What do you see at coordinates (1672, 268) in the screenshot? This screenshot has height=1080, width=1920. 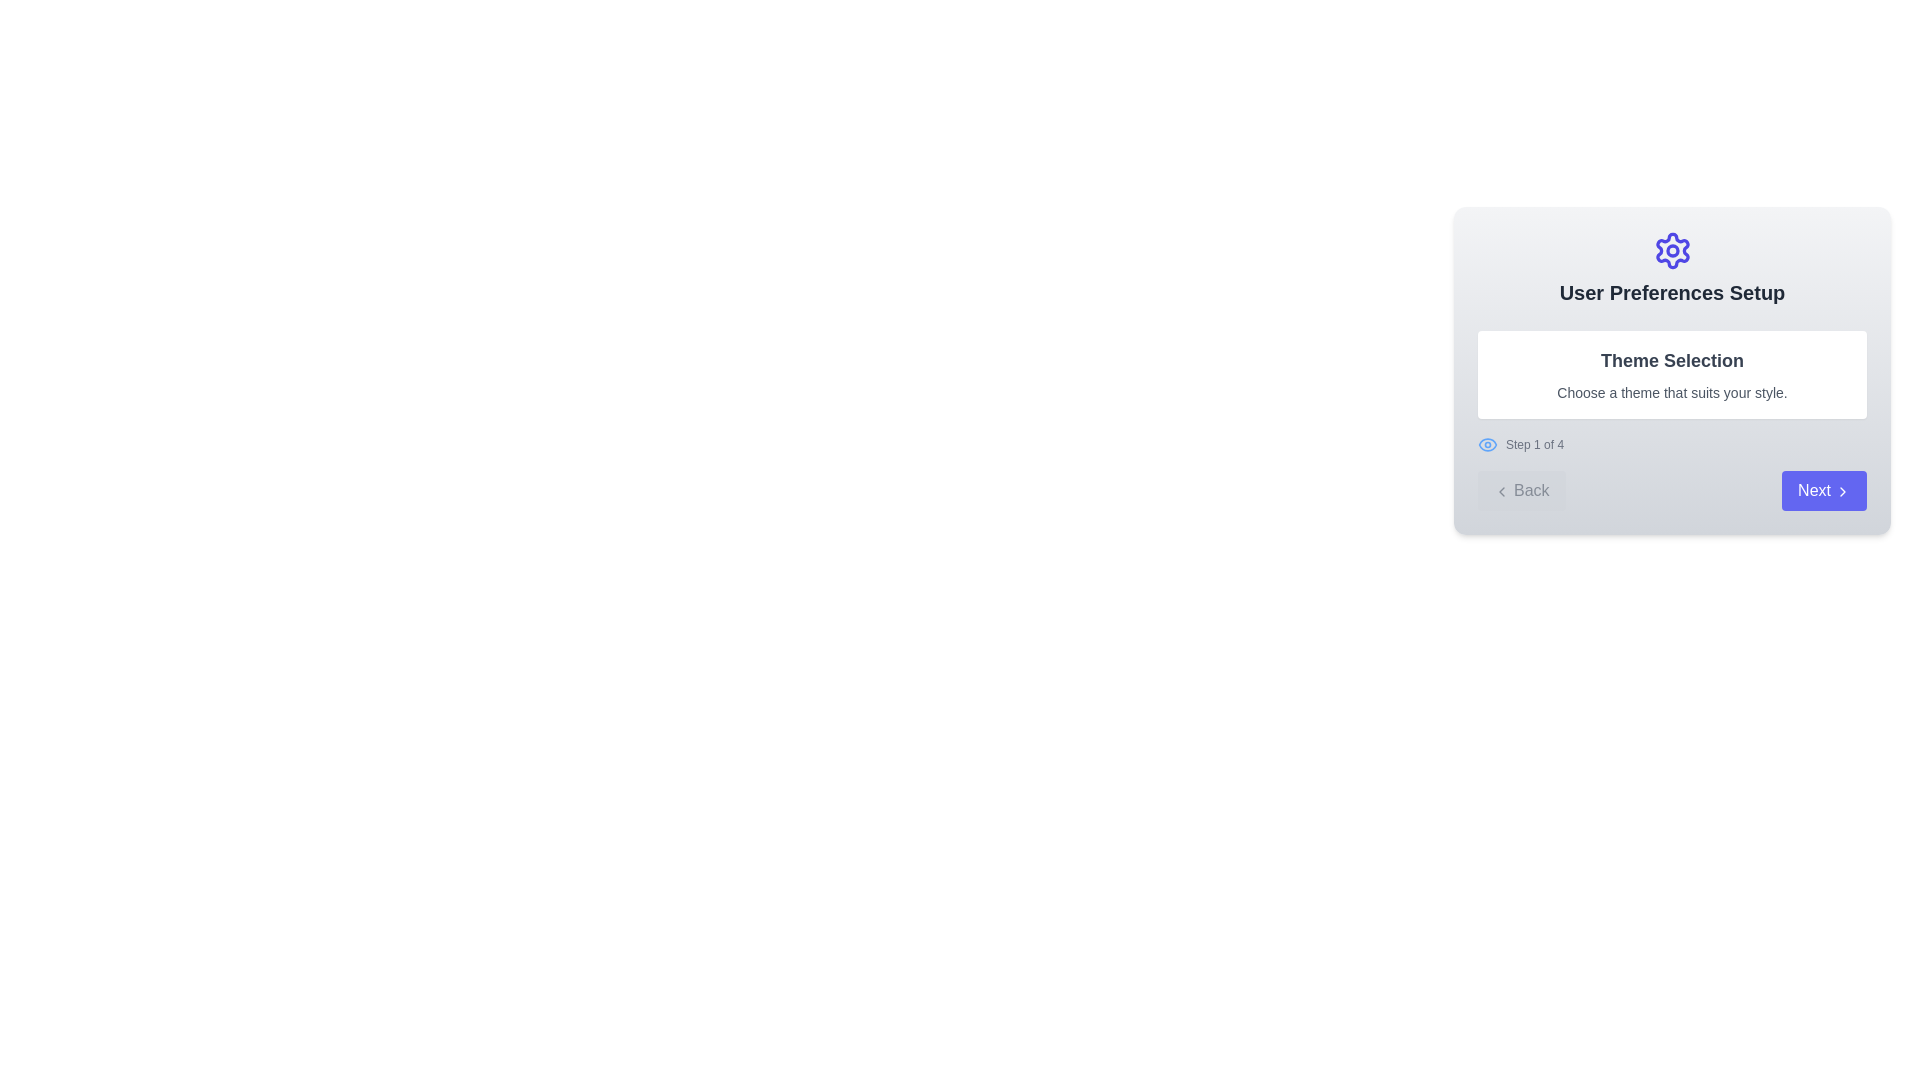 I see `text 'User Preferences Setup' along with the accompanying cog icon, which is centered above the text in a light background gradient` at bounding box center [1672, 268].